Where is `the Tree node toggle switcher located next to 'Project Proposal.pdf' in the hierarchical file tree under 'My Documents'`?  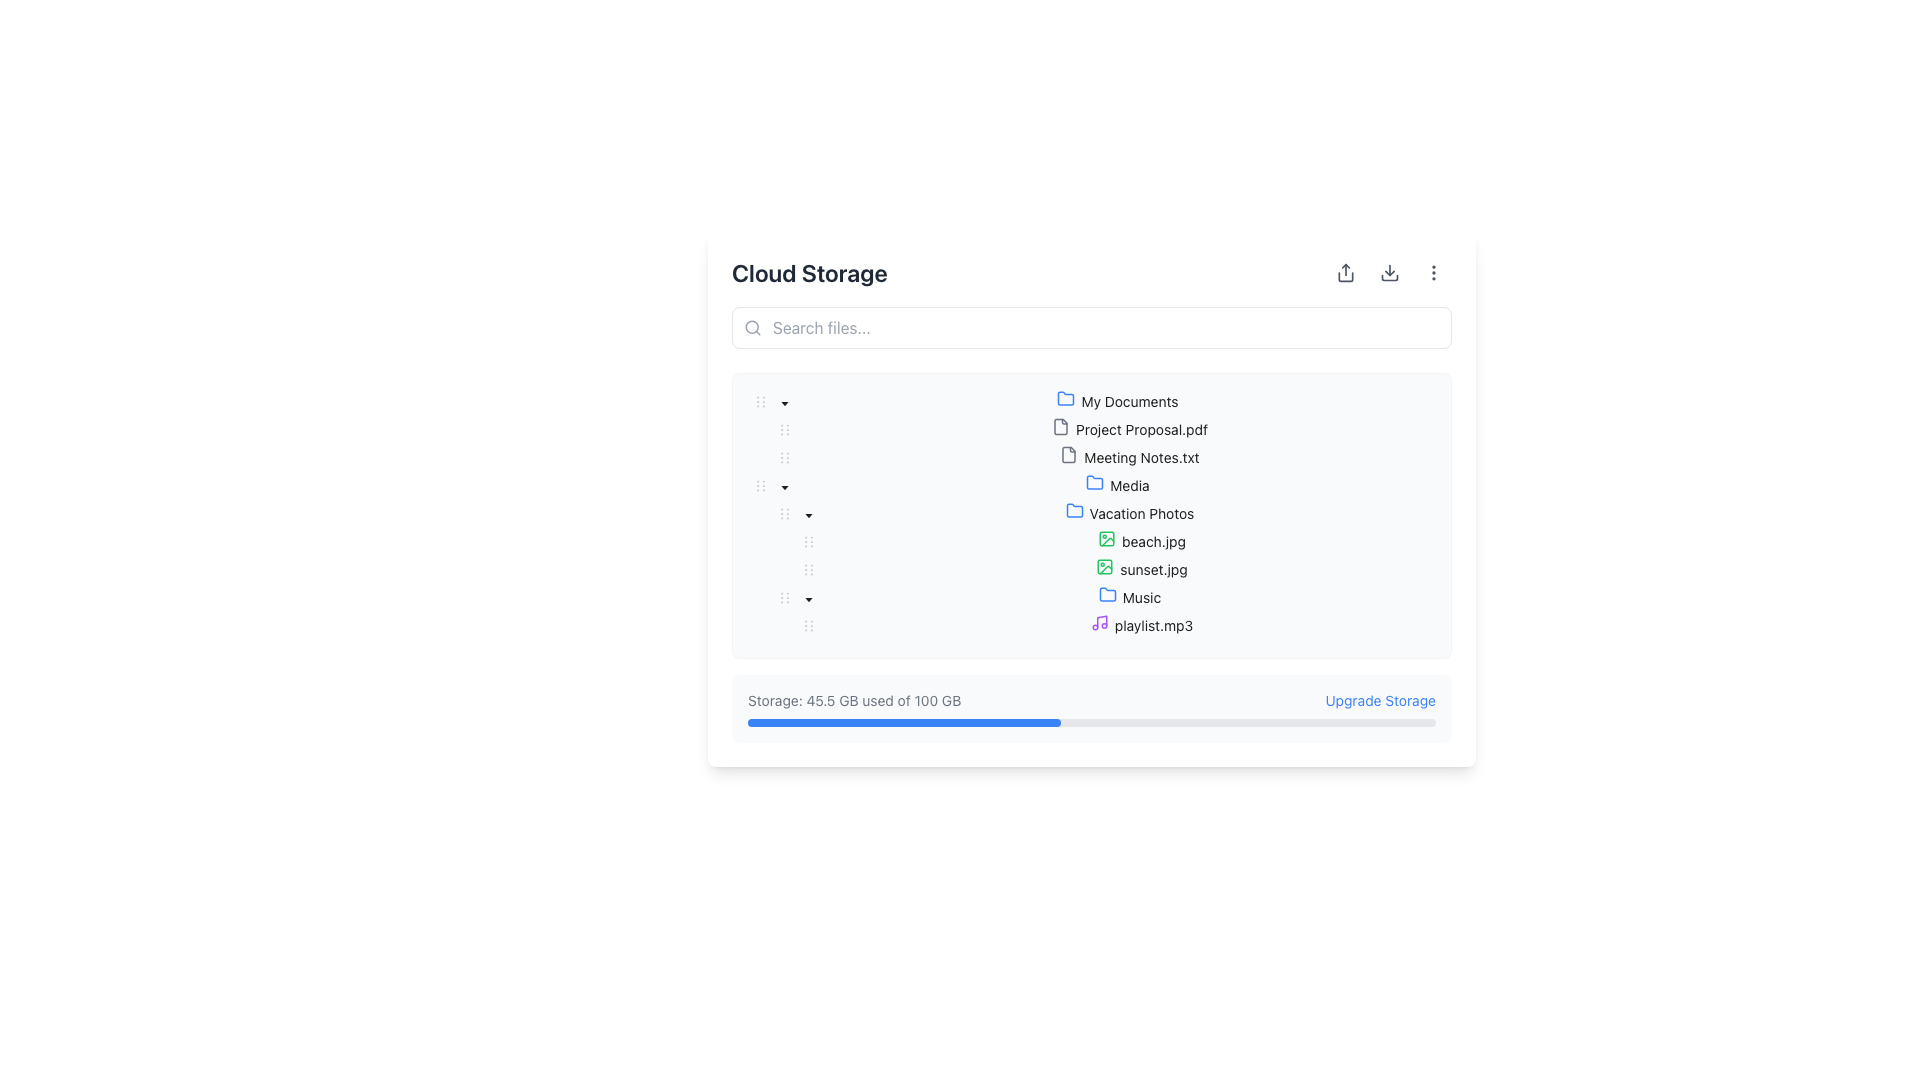 the Tree node toggle switcher located next to 'Project Proposal.pdf' in the hierarchical file tree under 'My Documents' is located at coordinates (809, 428).